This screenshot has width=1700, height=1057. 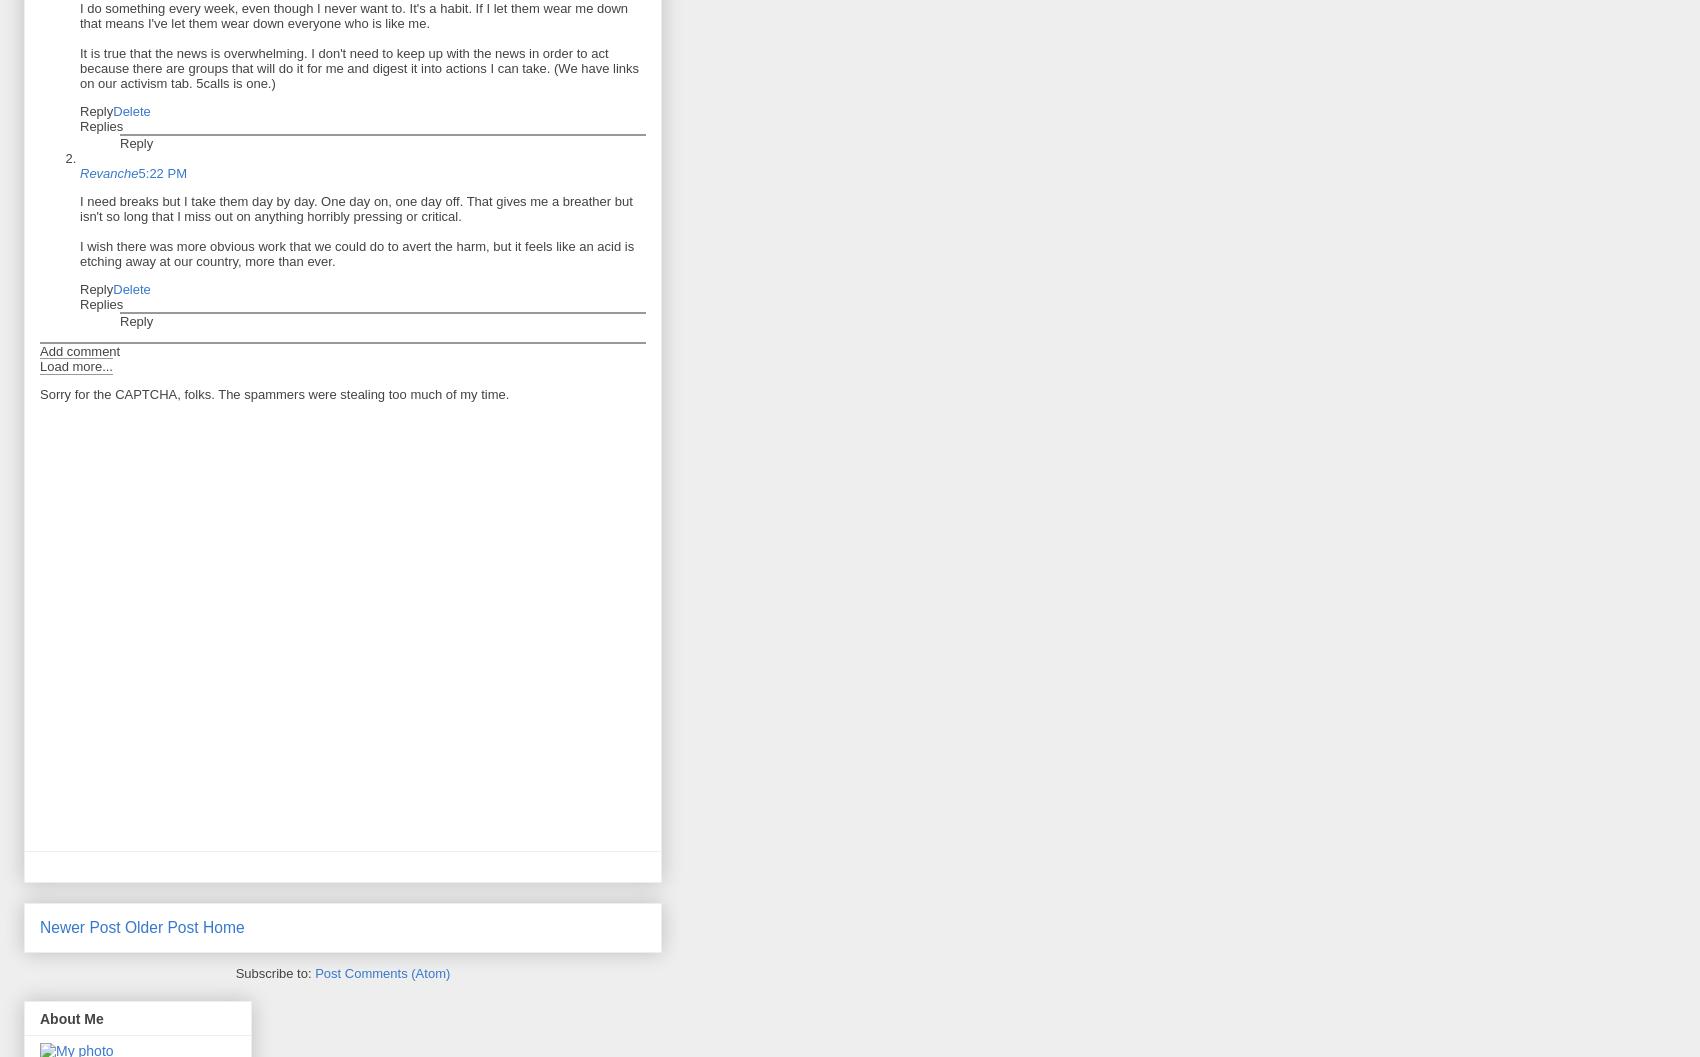 What do you see at coordinates (76, 366) in the screenshot?
I see `'Load more...'` at bounding box center [76, 366].